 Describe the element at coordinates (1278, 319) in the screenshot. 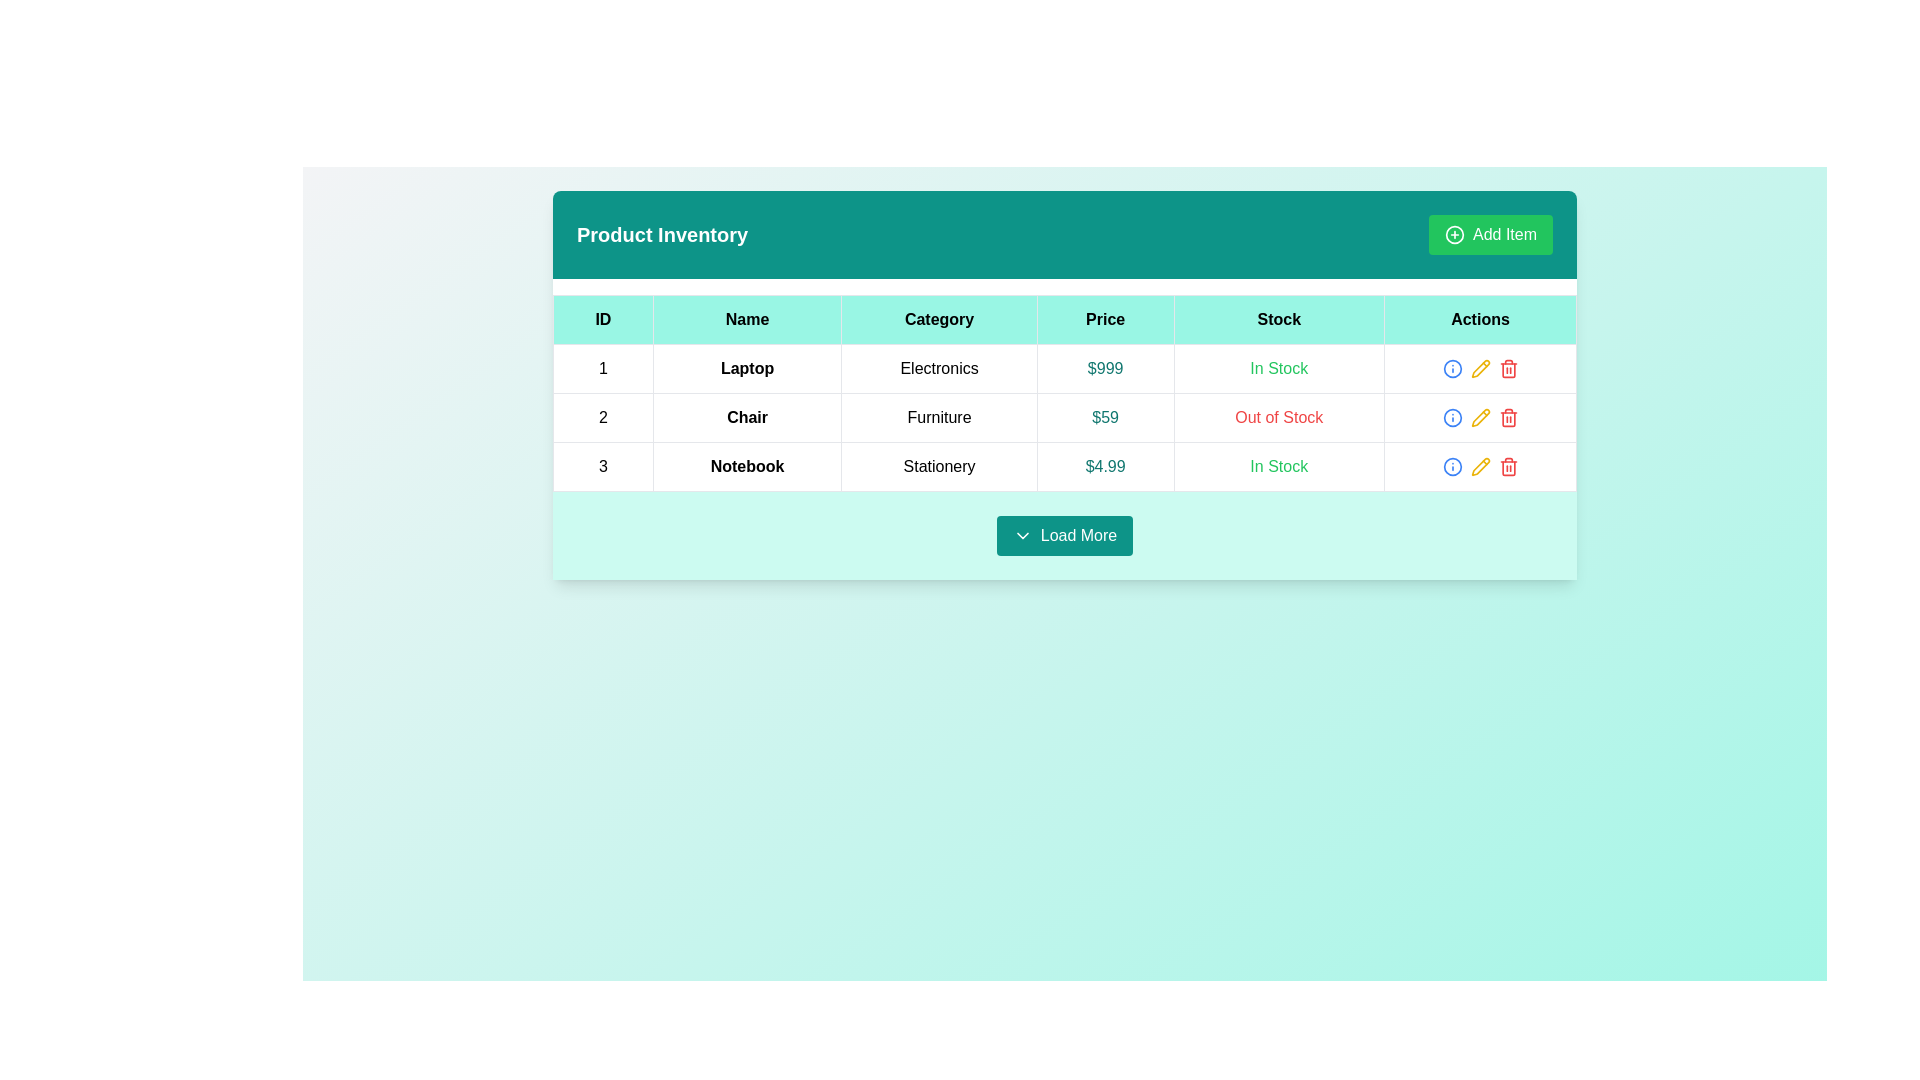

I see `the 'Stock' text label, which is displayed in bold black text on a light green background and is located in the fifth column of the header row of a table-like structure` at that location.